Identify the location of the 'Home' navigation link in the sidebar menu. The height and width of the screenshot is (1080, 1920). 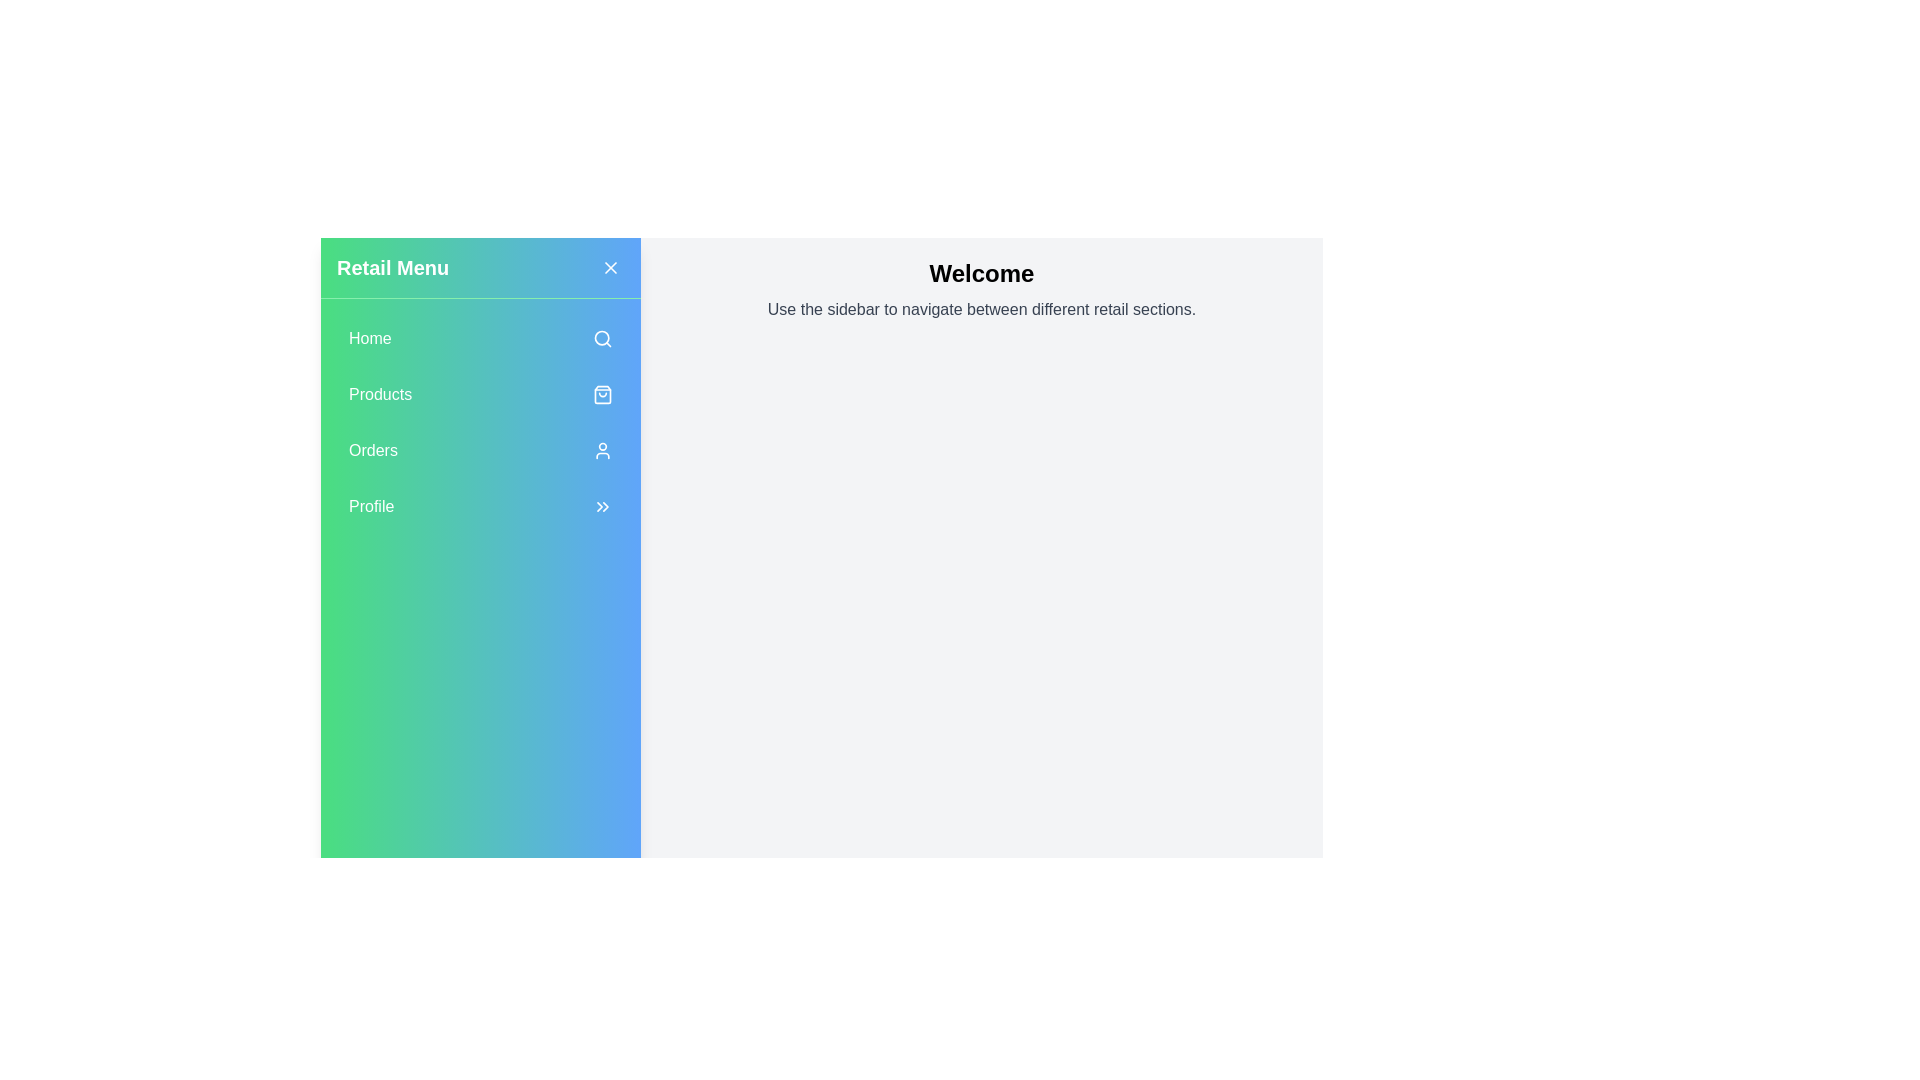
(480, 338).